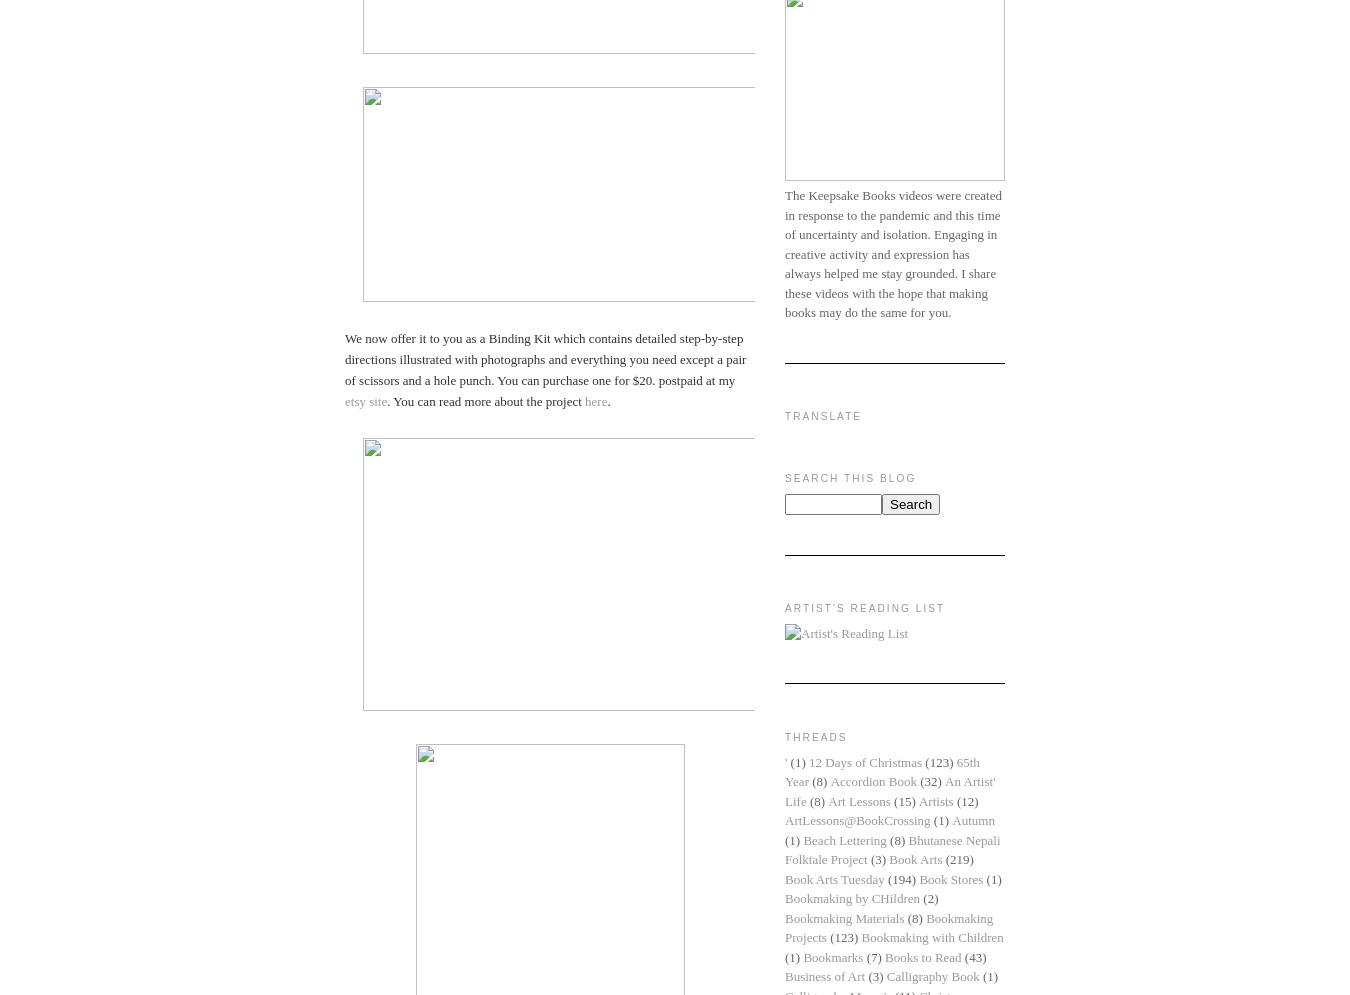  I want to click on 'Autumn', so click(971, 819).